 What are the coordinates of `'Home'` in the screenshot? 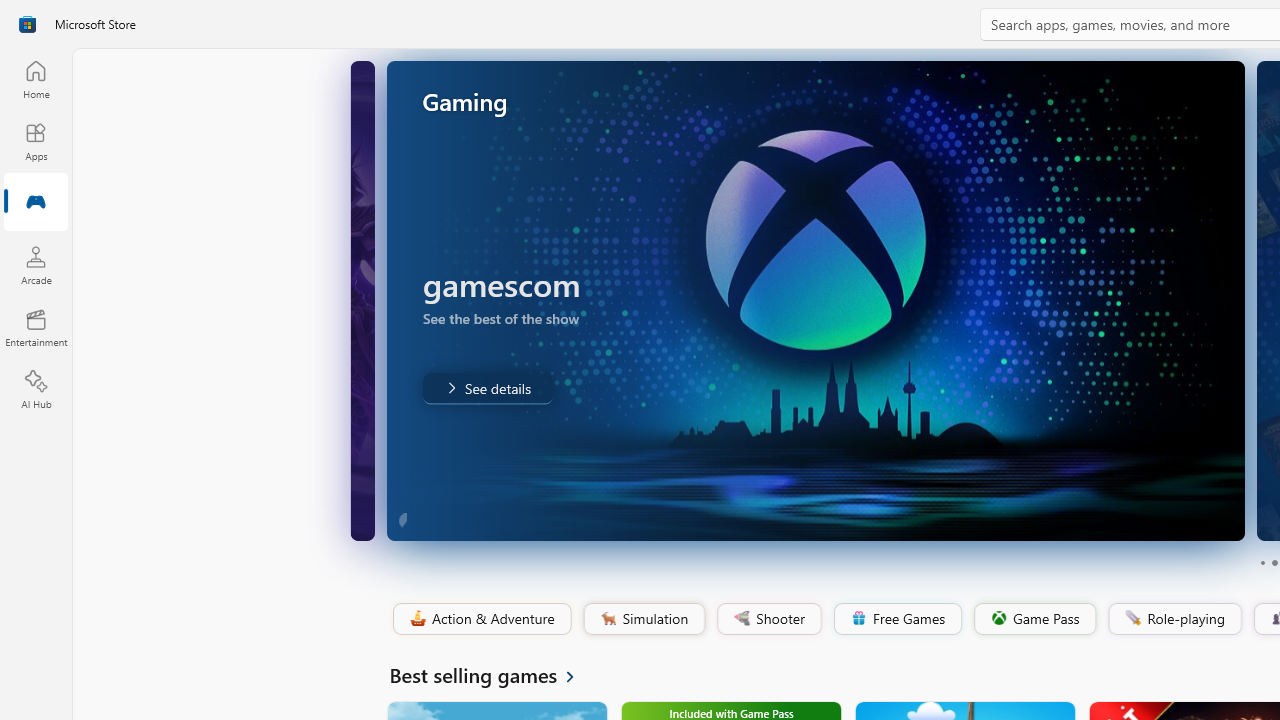 It's located at (35, 78).